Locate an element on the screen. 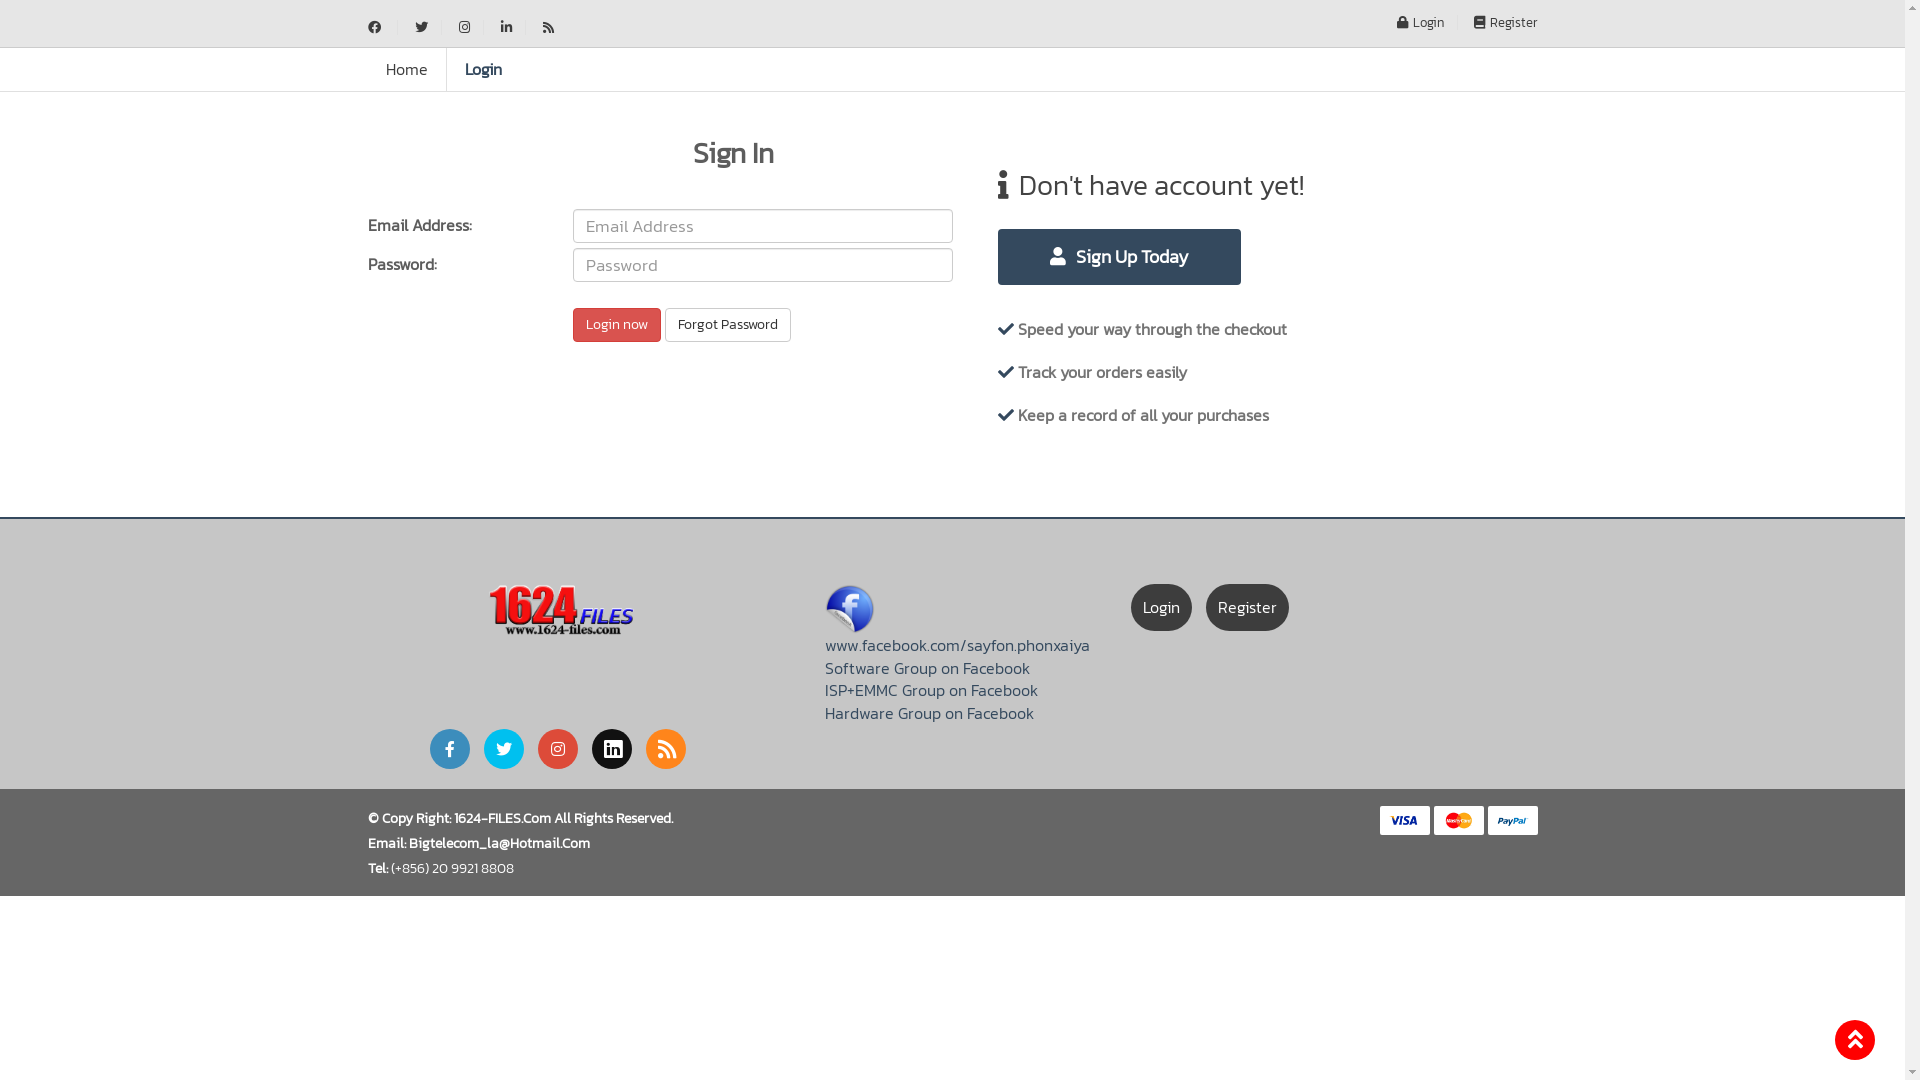 This screenshot has height=1080, width=1920. 'Register' is located at coordinates (1246, 606).